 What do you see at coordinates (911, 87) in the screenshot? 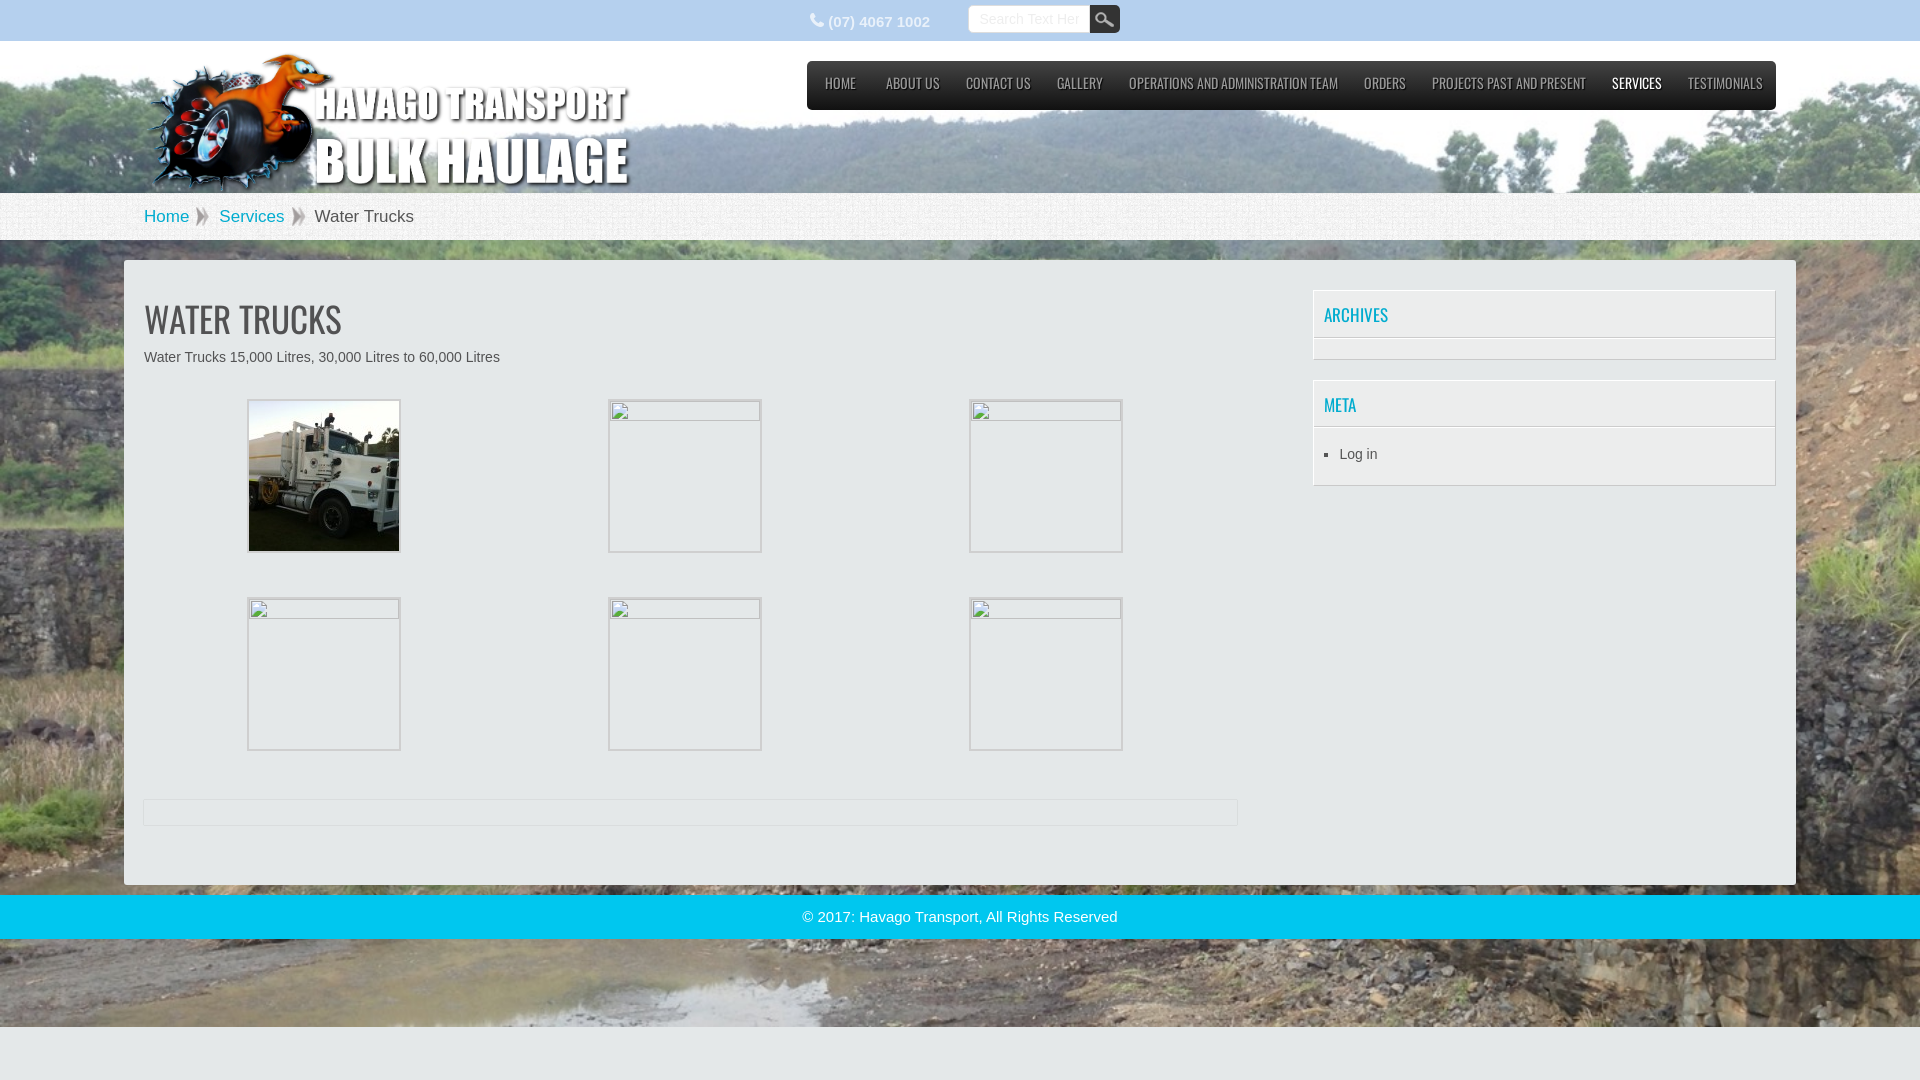
I see `'ABOUT US'` at bounding box center [911, 87].